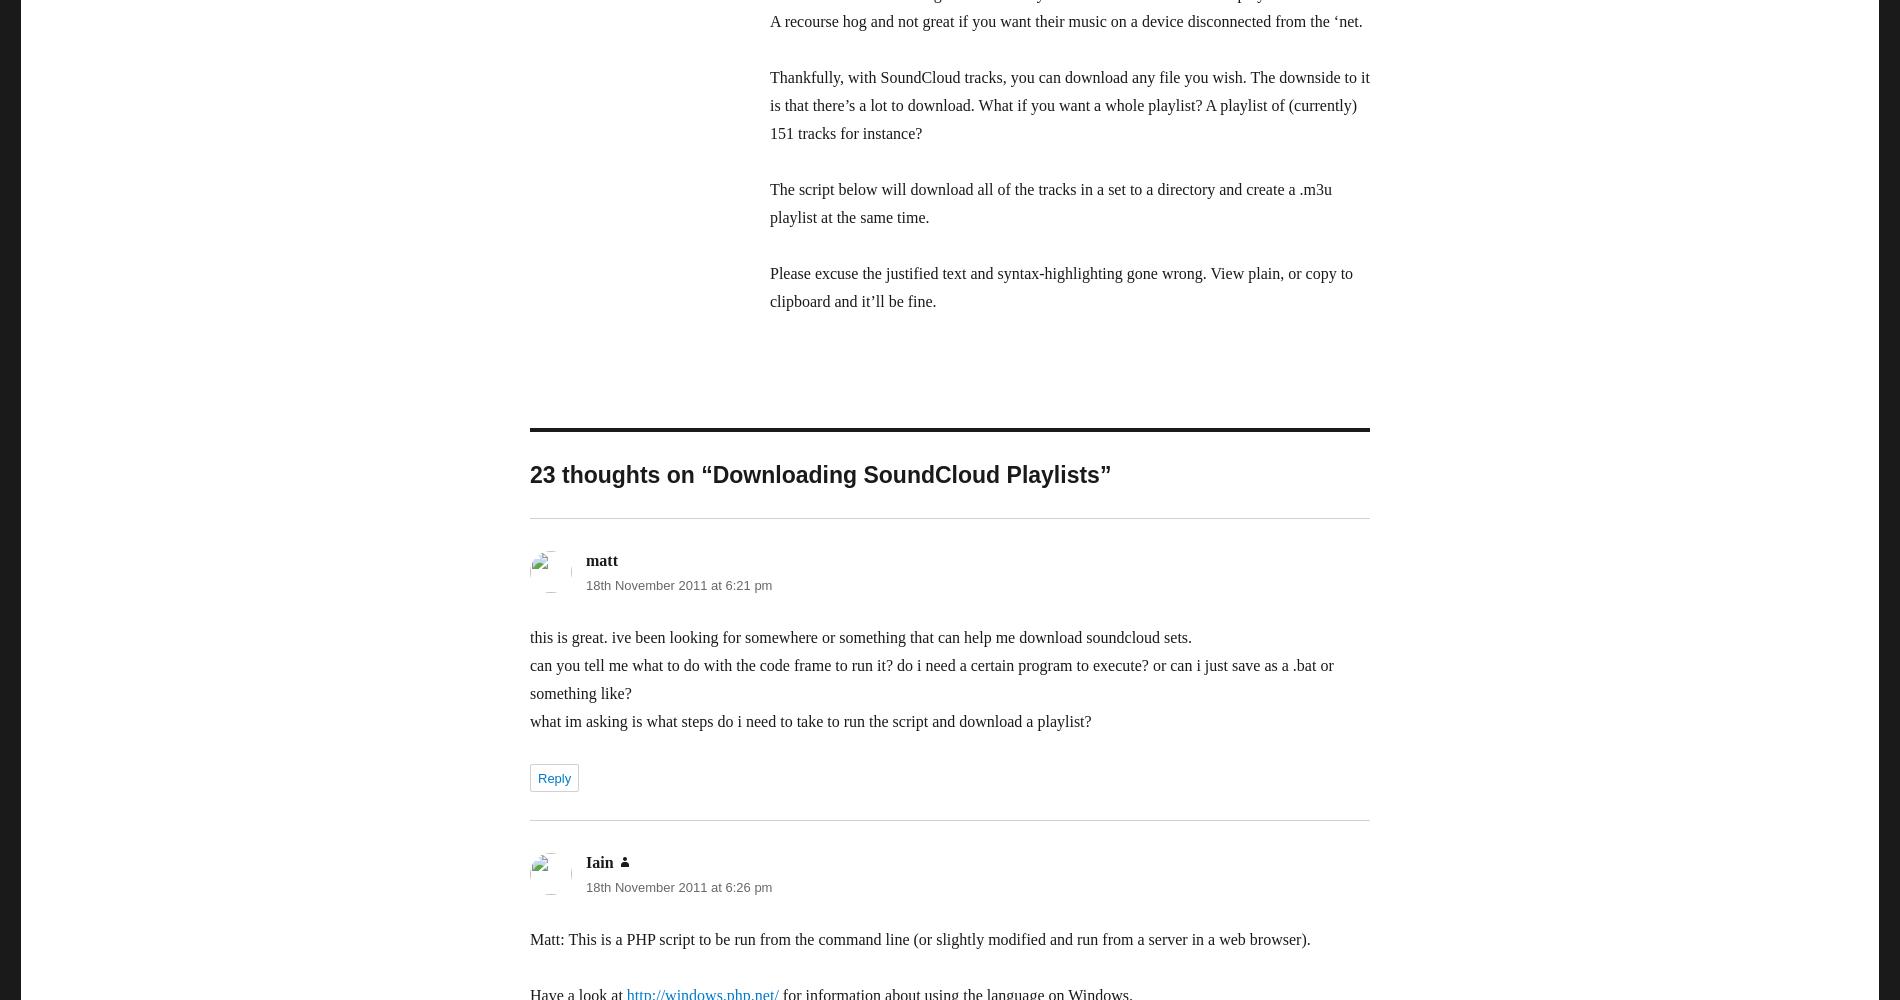 The image size is (1900, 1000). What do you see at coordinates (529, 938) in the screenshot?
I see `'Matt:  This is a PHP script to be run from the command line (or slightly modified and run from a server in a web browser).'` at bounding box center [529, 938].